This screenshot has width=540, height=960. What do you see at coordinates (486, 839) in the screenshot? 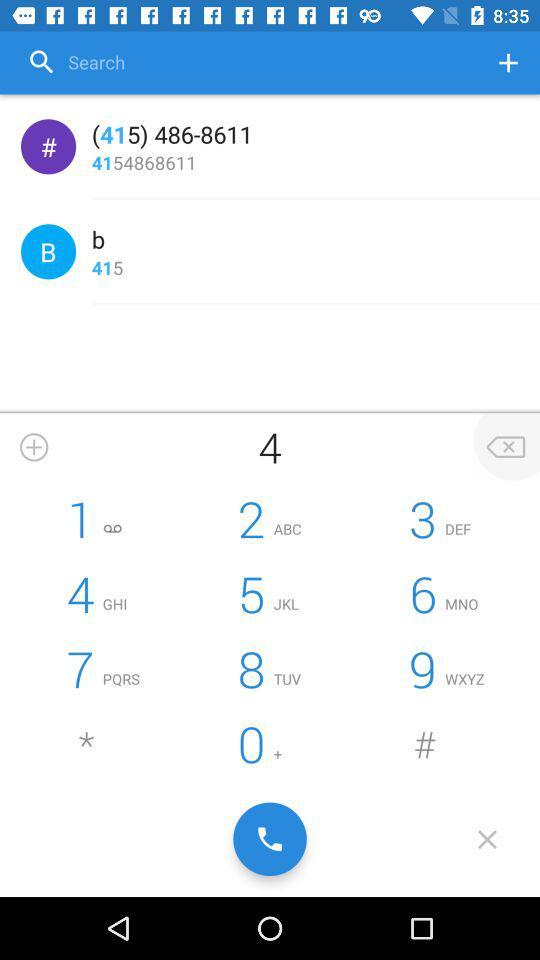
I see `click cancel` at bounding box center [486, 839].